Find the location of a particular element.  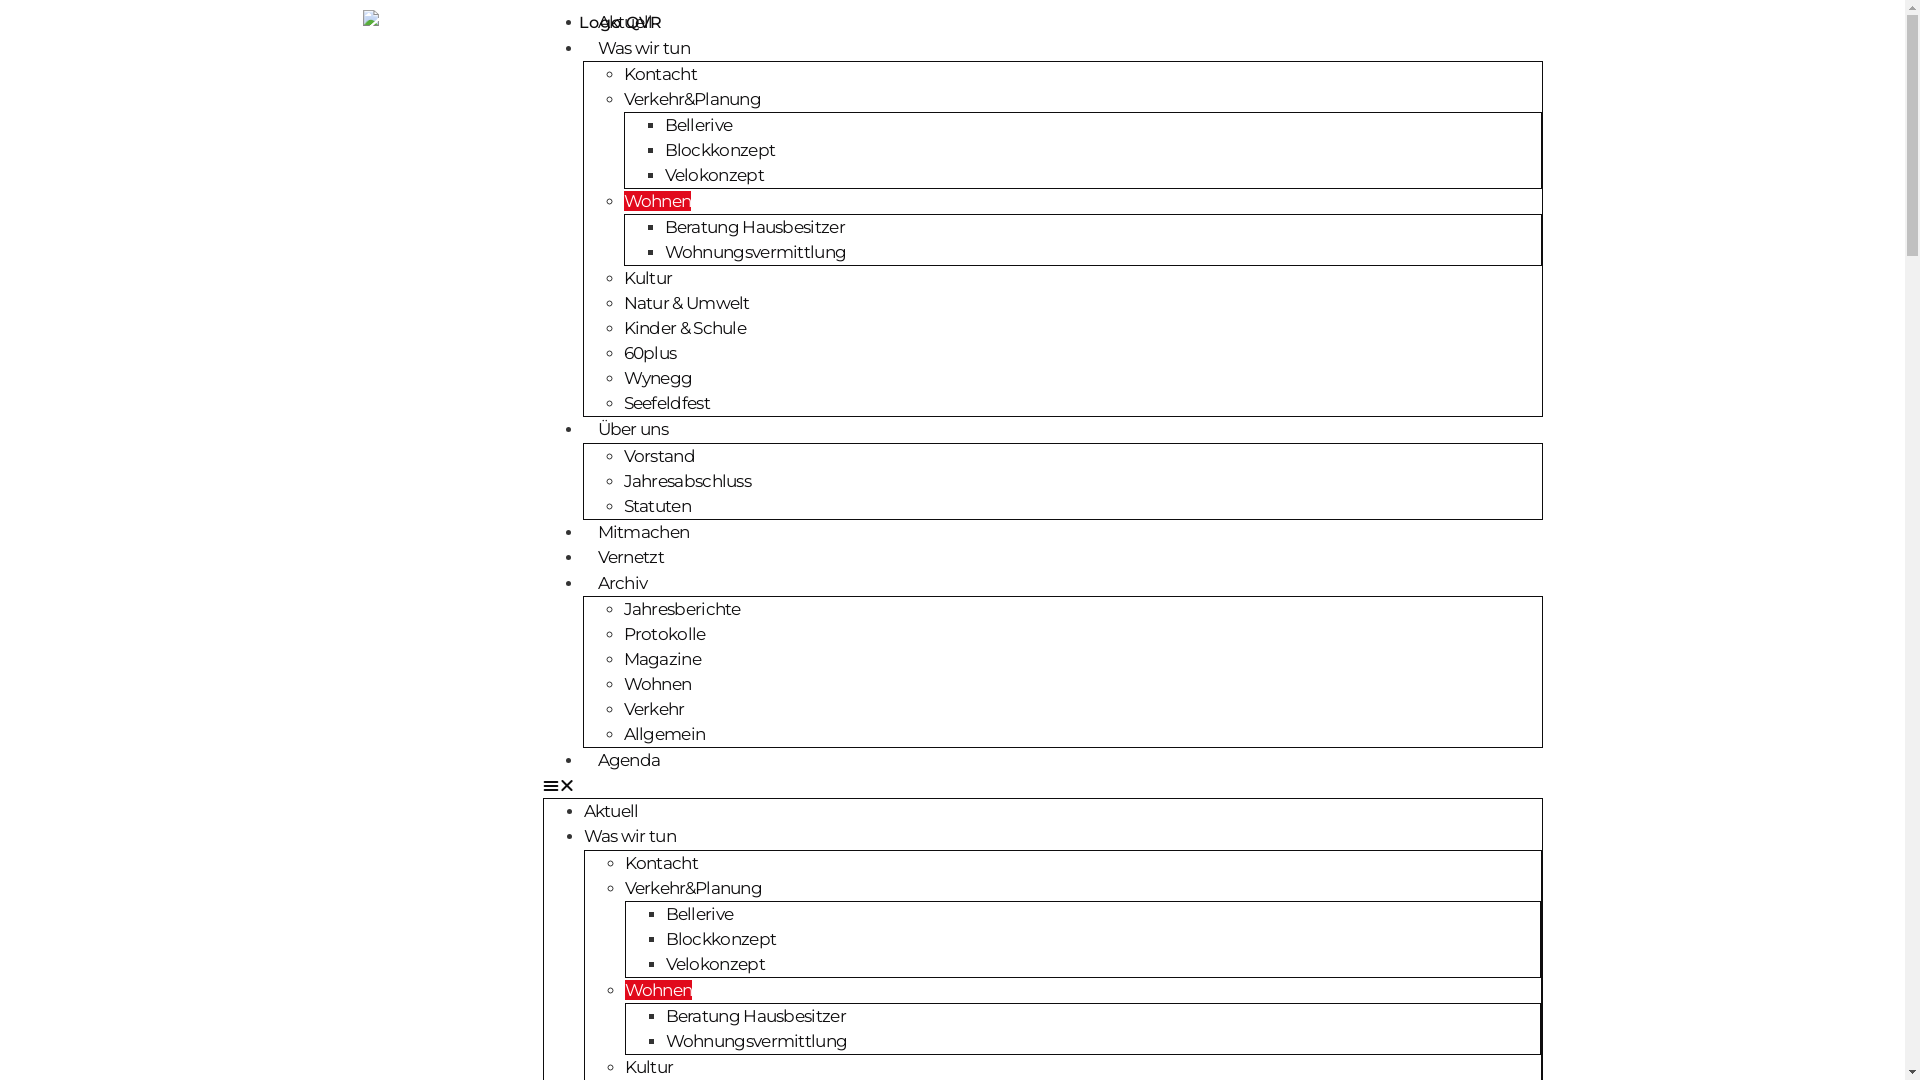

'Seefeldfest' is located at coordinates (623, 402).